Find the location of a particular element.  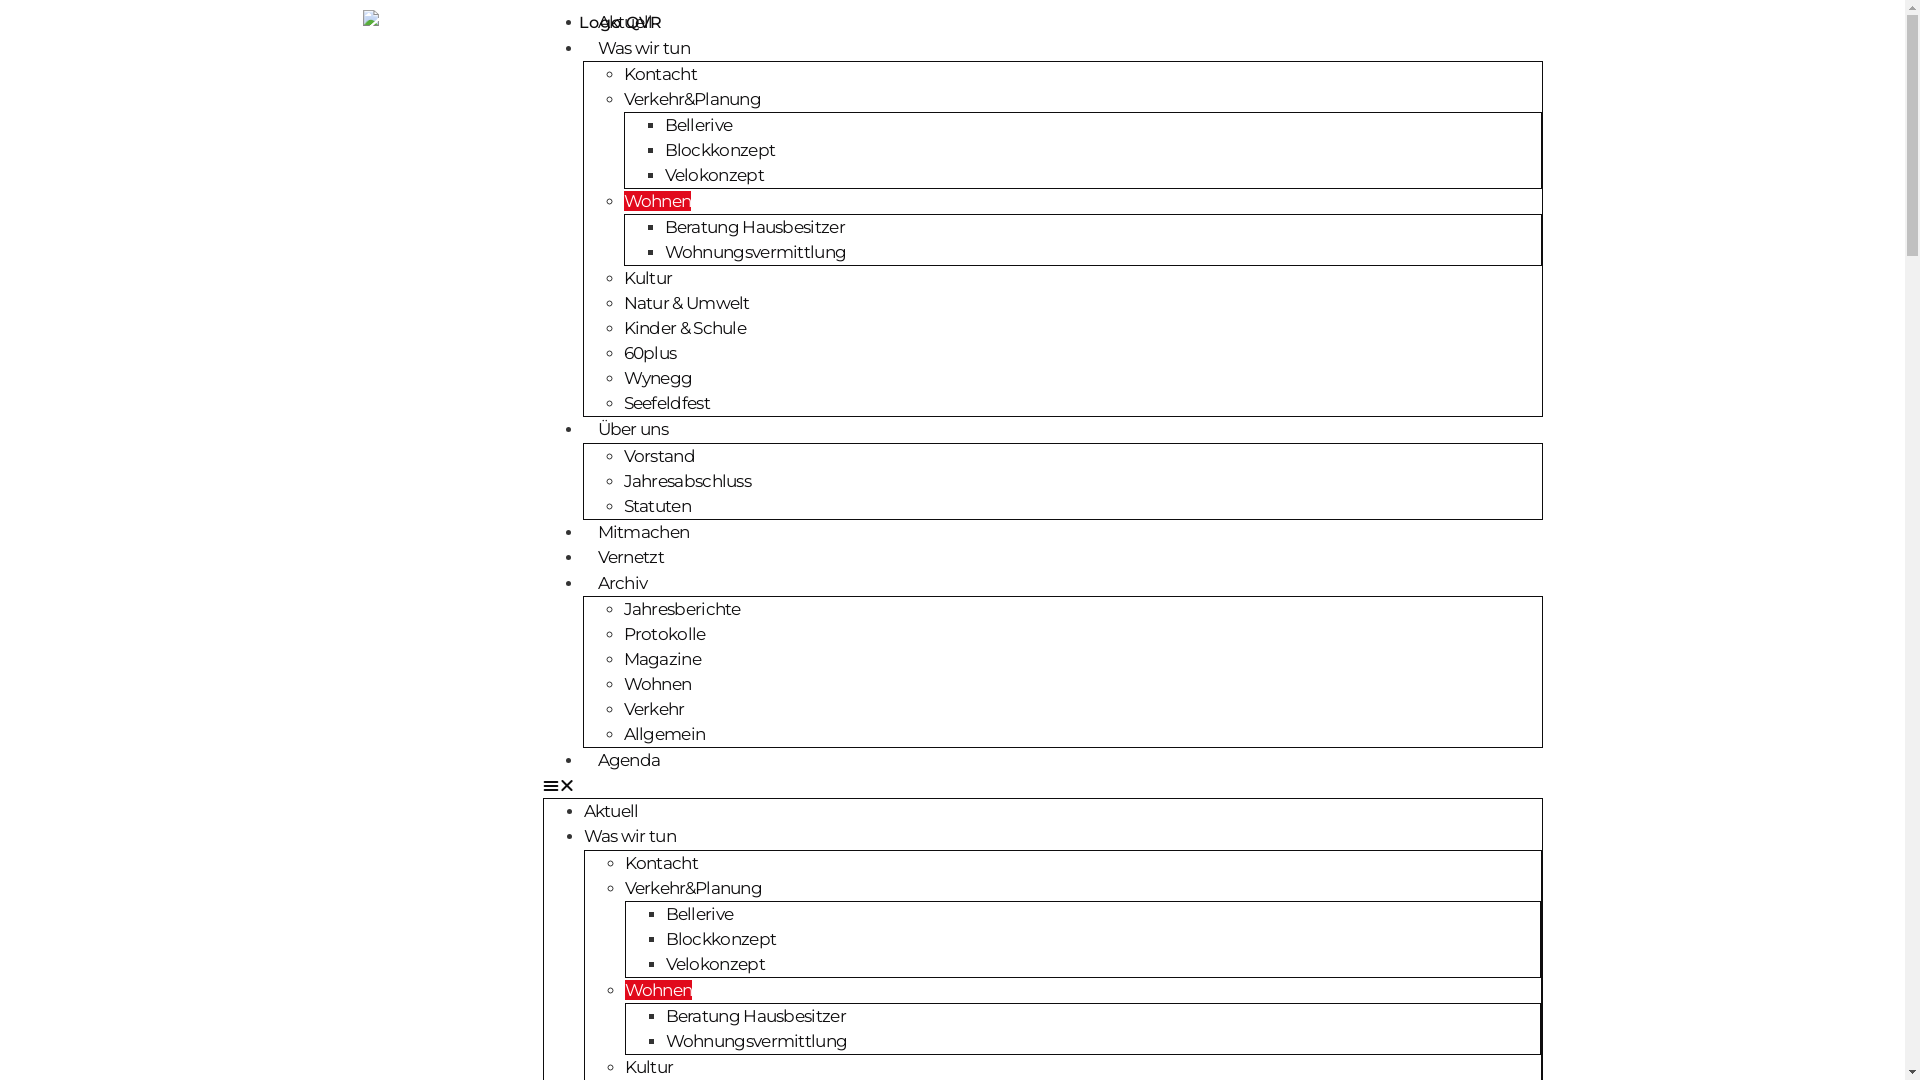

'Seefeldfest' is located at coordinates (623, 402).